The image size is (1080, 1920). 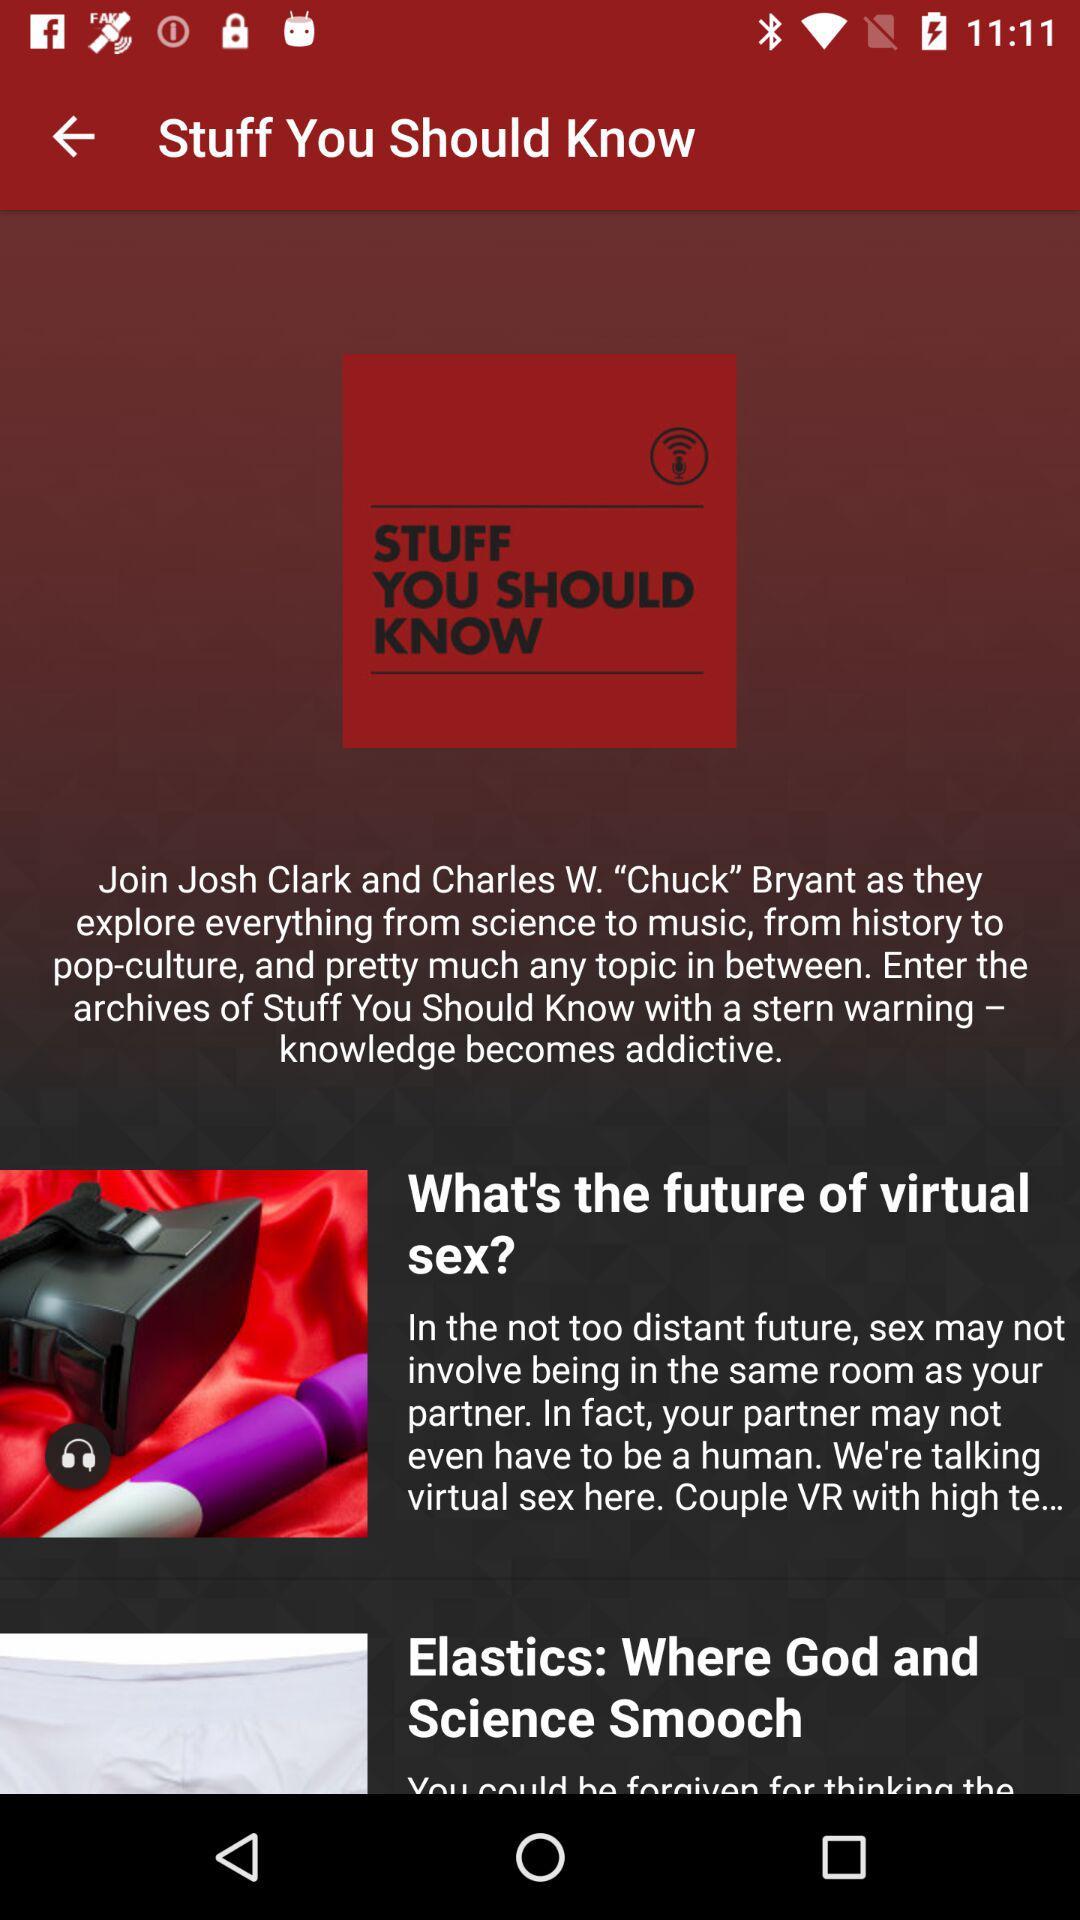 I want to click on image from article, so click(x=183, y=1712).